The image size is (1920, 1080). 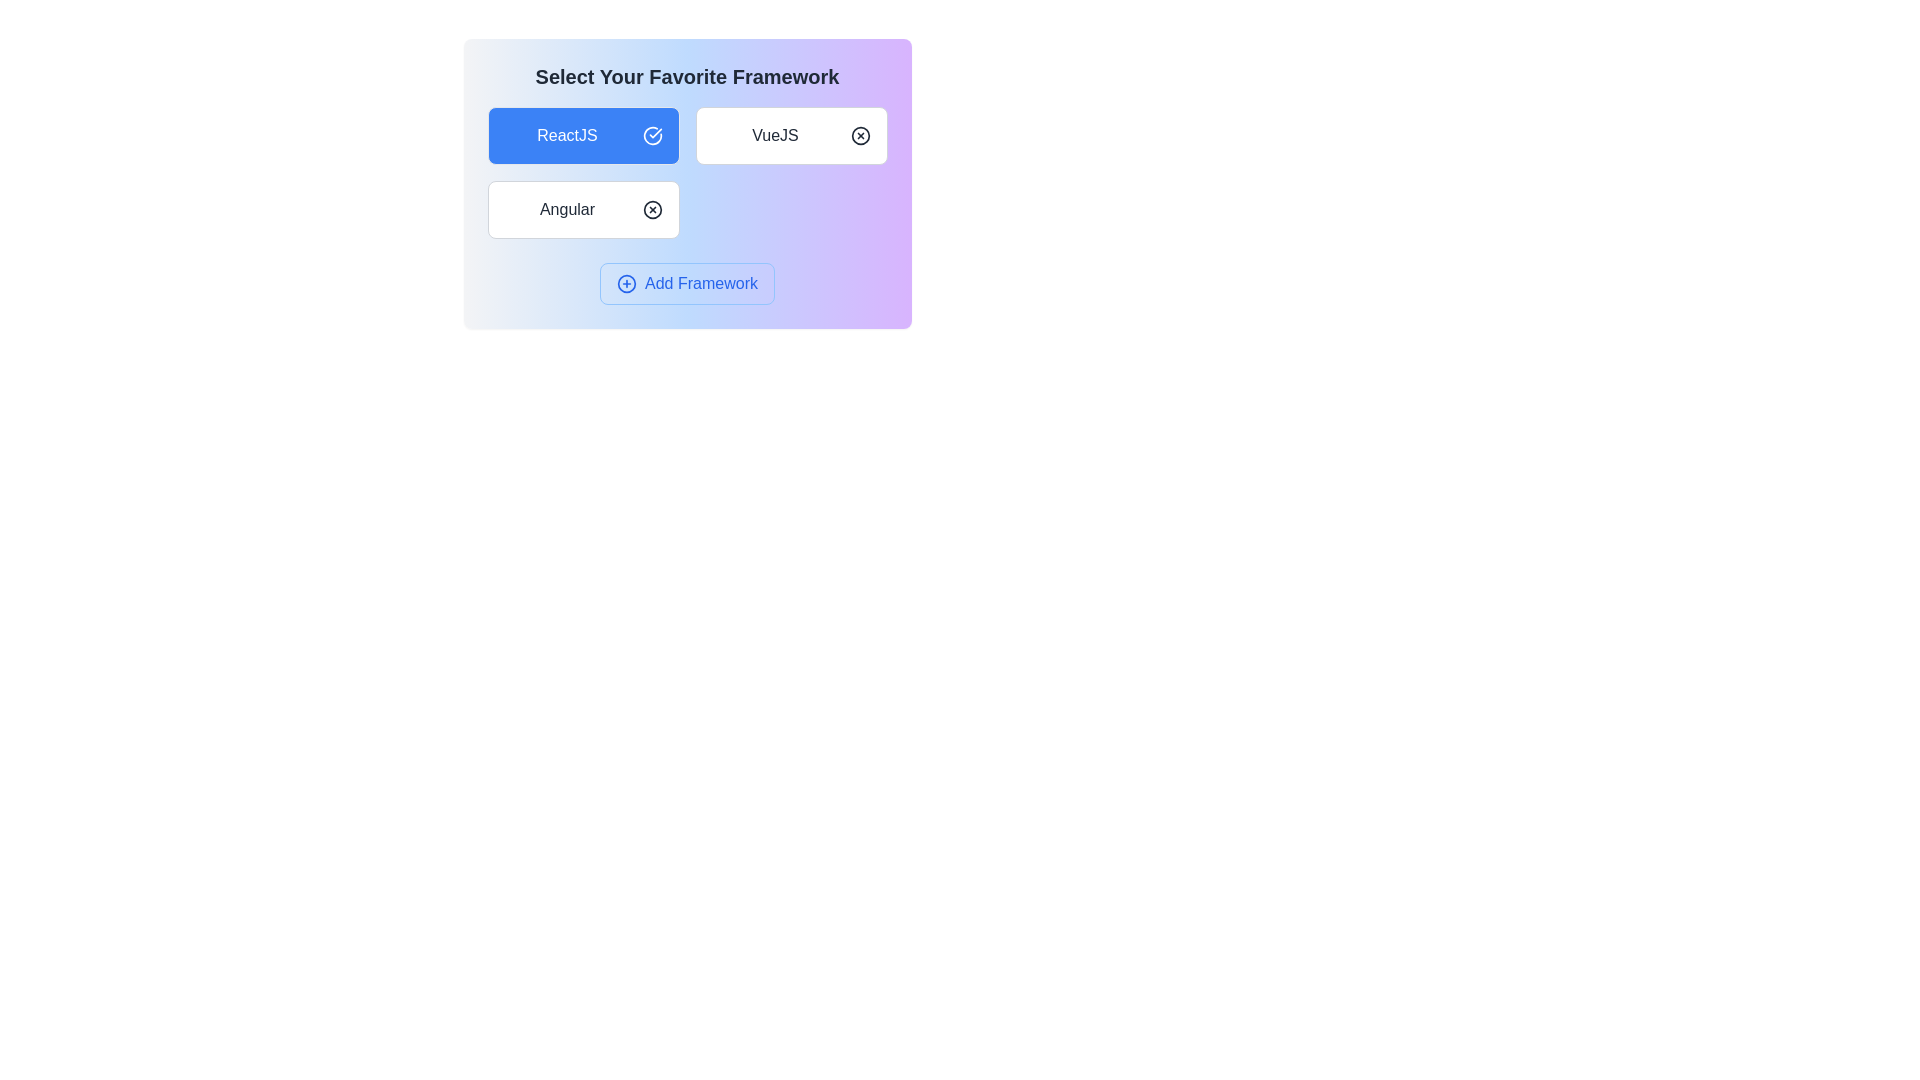 I want to click on the chip labeled Angular, so click(x=582, y=209).